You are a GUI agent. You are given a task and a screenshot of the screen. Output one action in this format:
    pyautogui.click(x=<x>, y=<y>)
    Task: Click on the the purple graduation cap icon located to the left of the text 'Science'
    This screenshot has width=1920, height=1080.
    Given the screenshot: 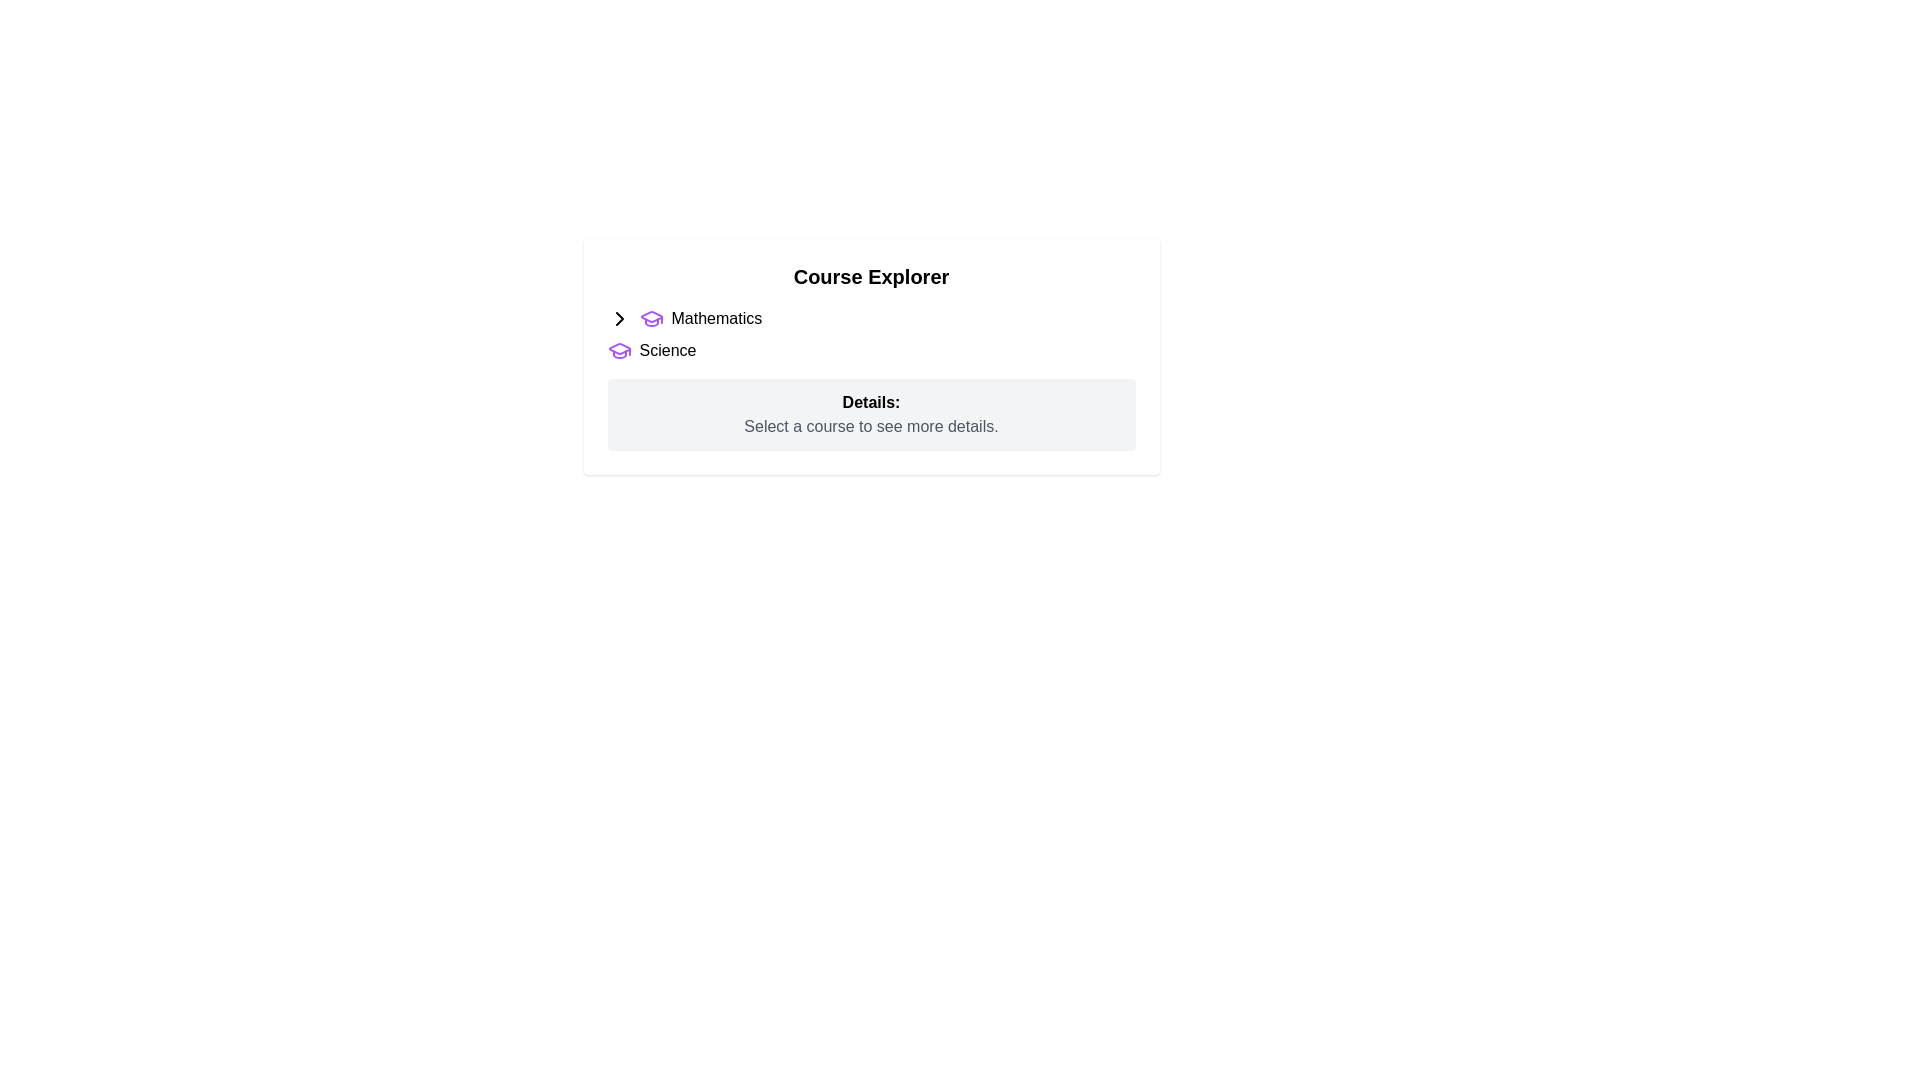 What is the action you would take?
    pyautogui.click(x=618, y=350)
    